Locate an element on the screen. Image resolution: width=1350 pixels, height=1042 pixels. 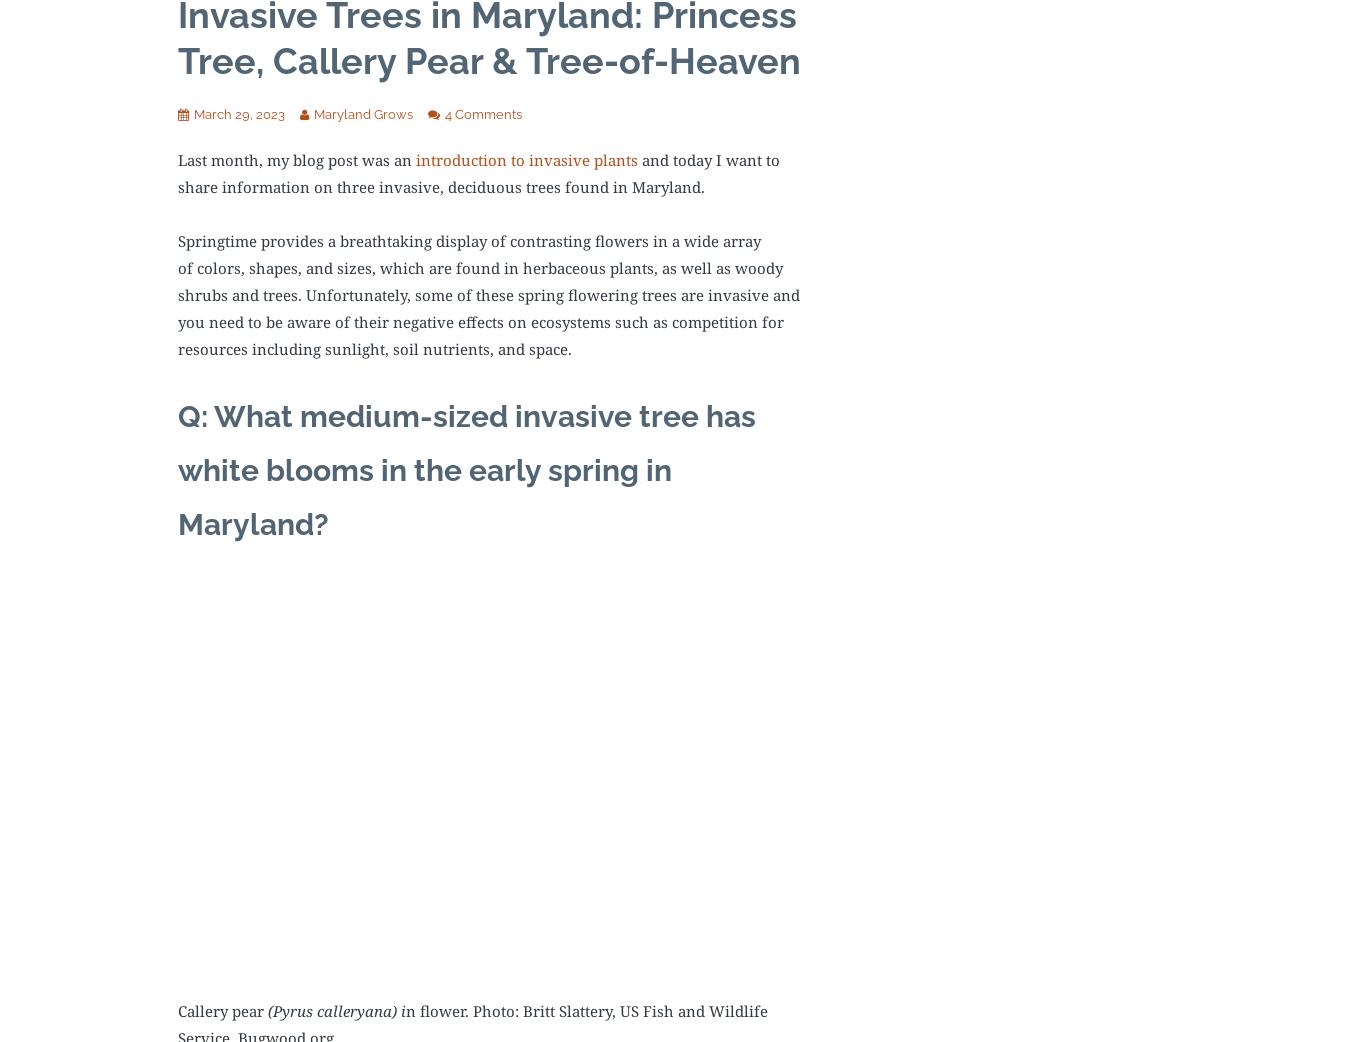
'Last month, my blog post was an' is located at coordinates (178, 159).